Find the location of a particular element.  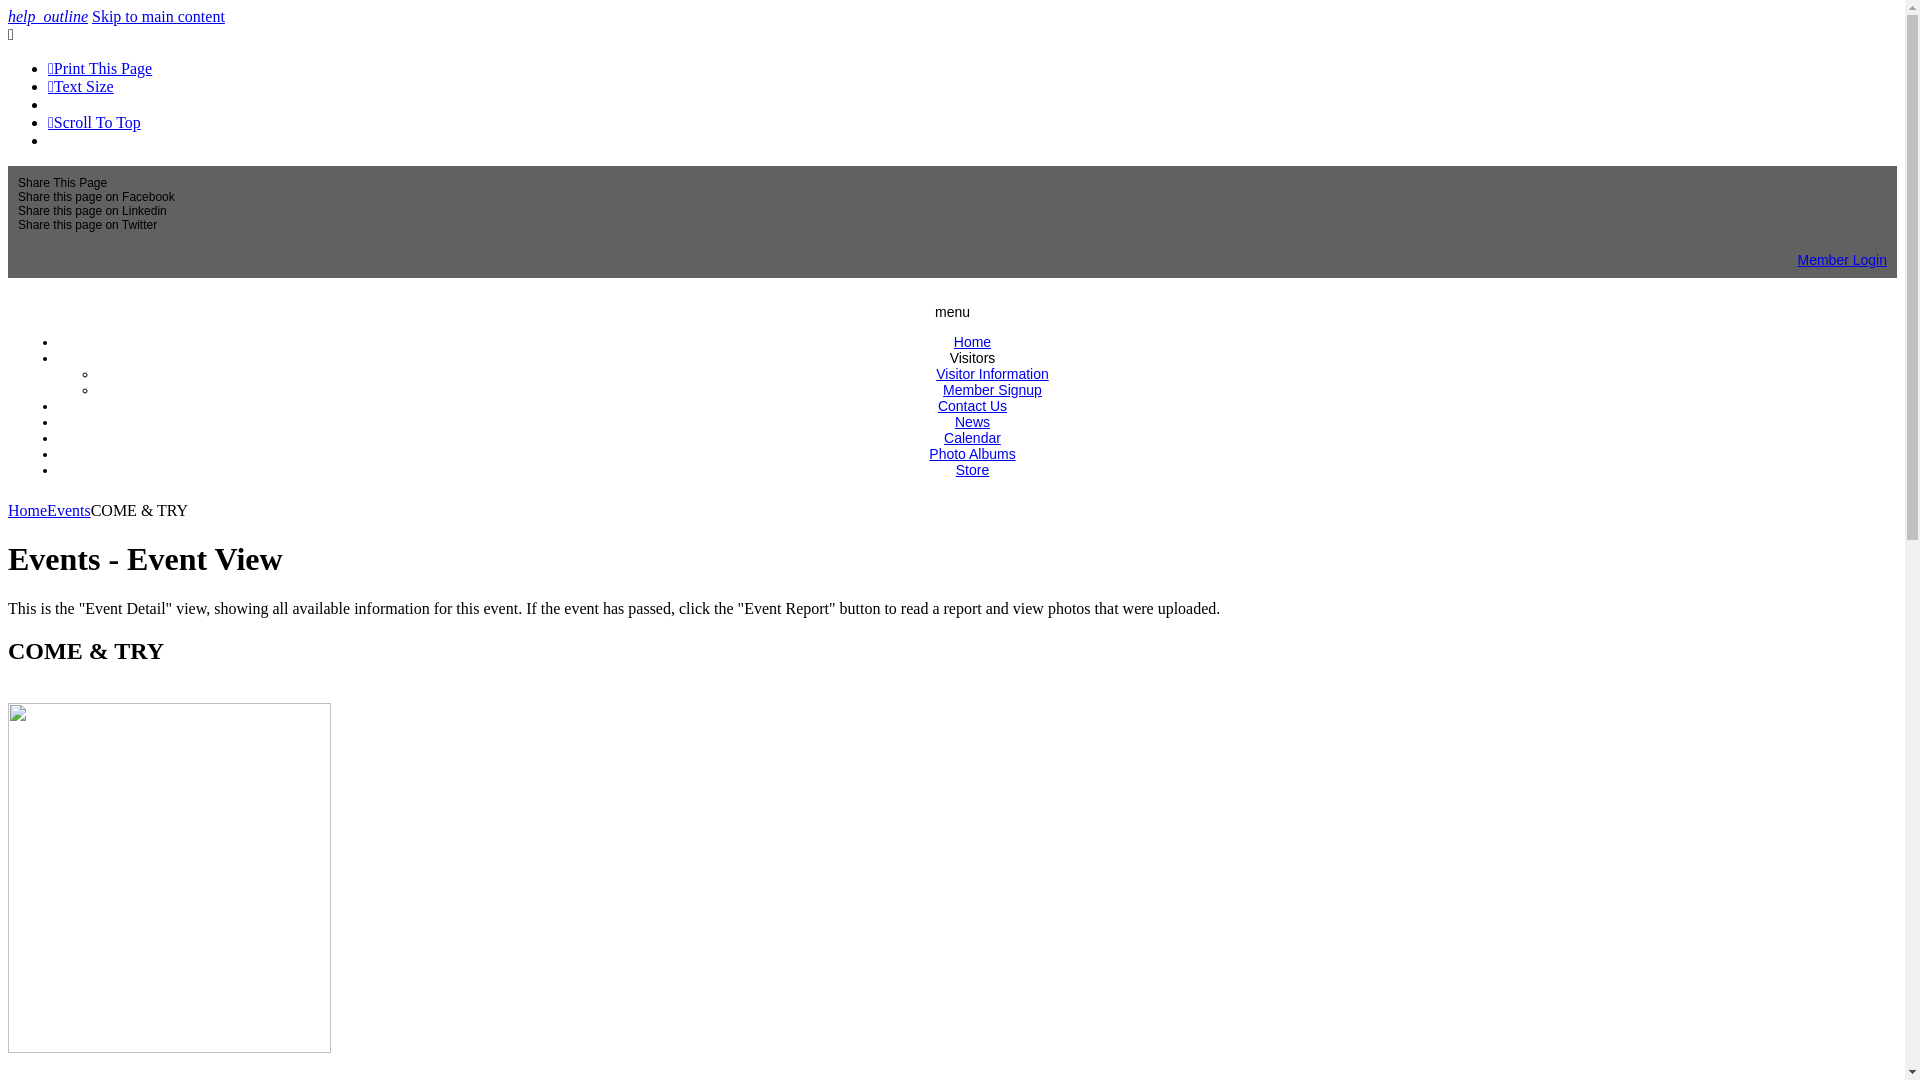

'Calendar' is located at coordinates (972, 437).